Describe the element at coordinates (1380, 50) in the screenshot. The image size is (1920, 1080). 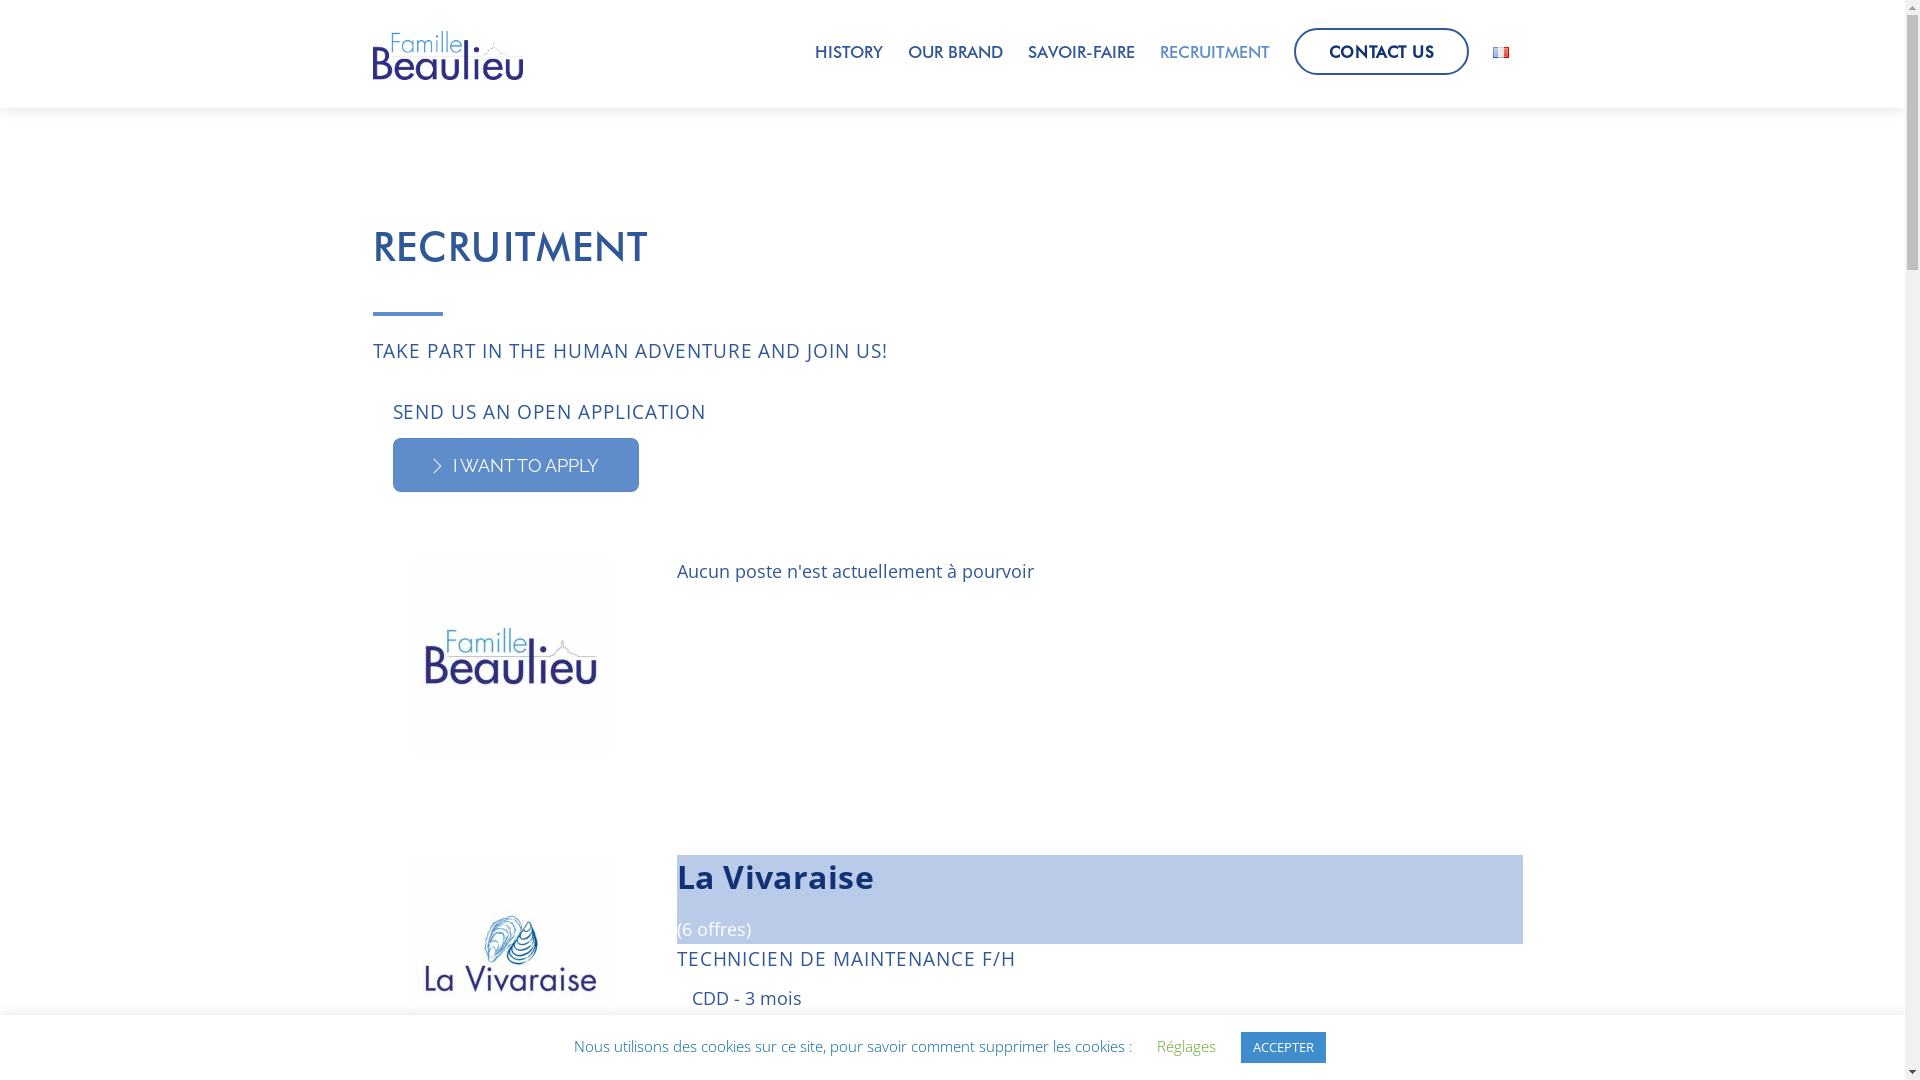
I see `'CONTACT US'` at that location.